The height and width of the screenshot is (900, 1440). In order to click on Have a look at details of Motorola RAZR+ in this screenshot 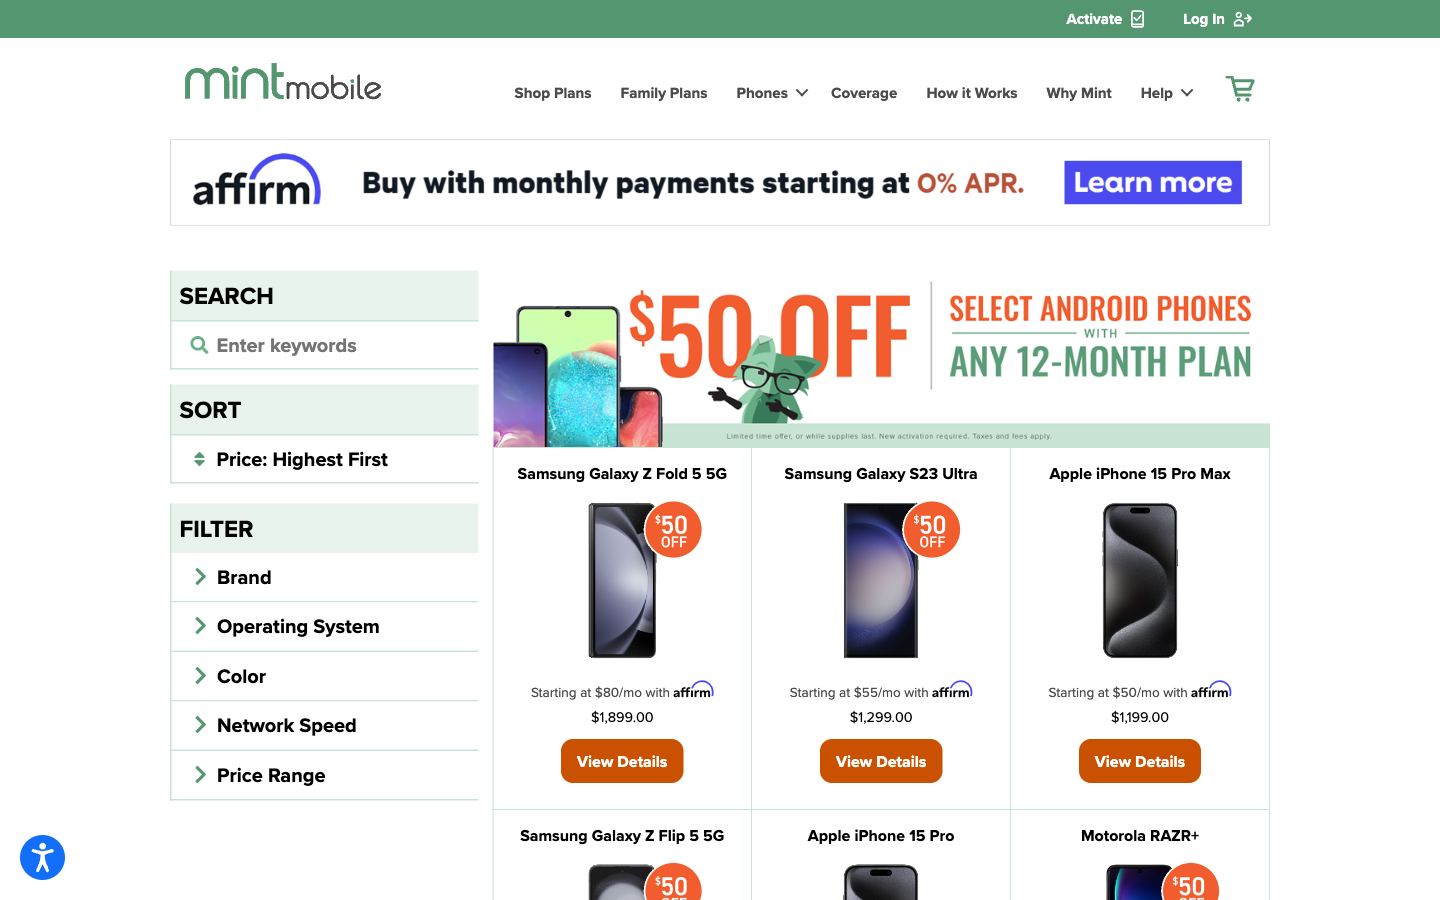, I will do `click(1139, 835)`.